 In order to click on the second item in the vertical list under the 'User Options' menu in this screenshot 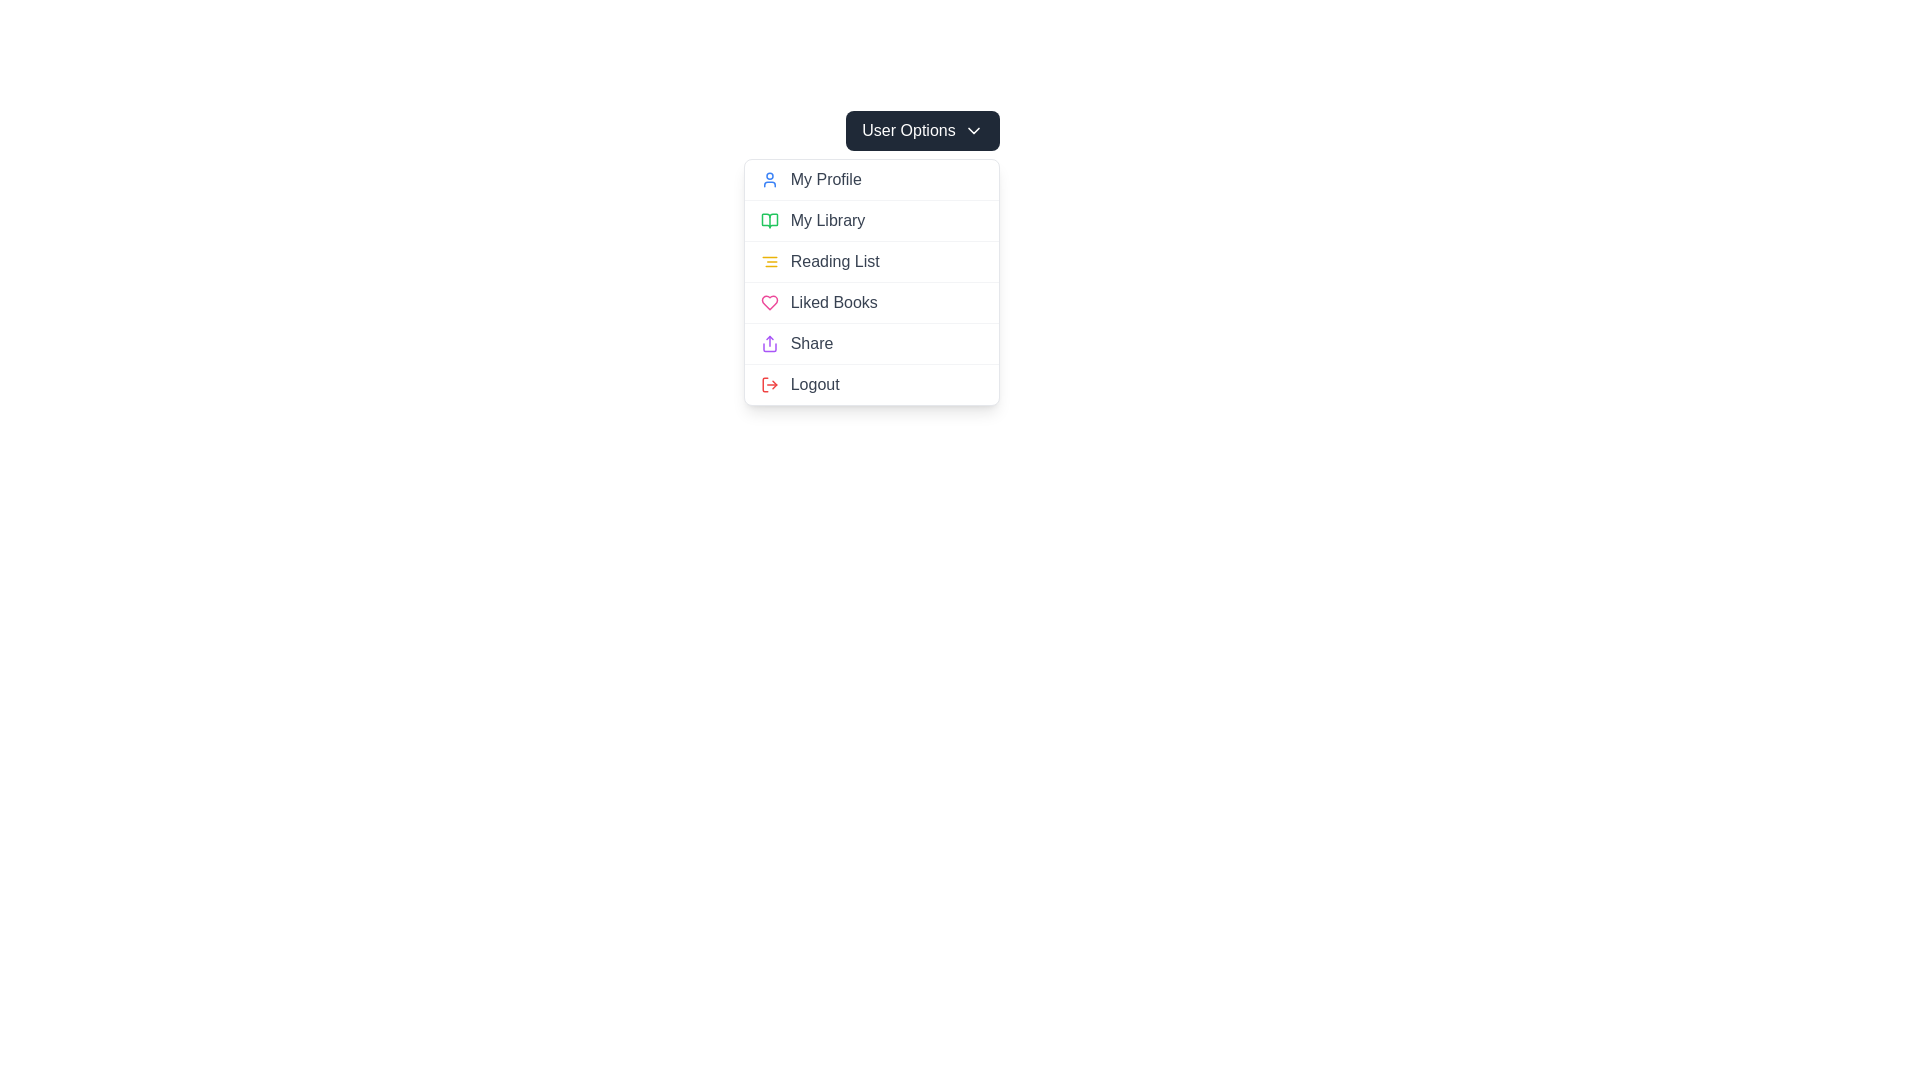, I will do `click(871, 220)`.